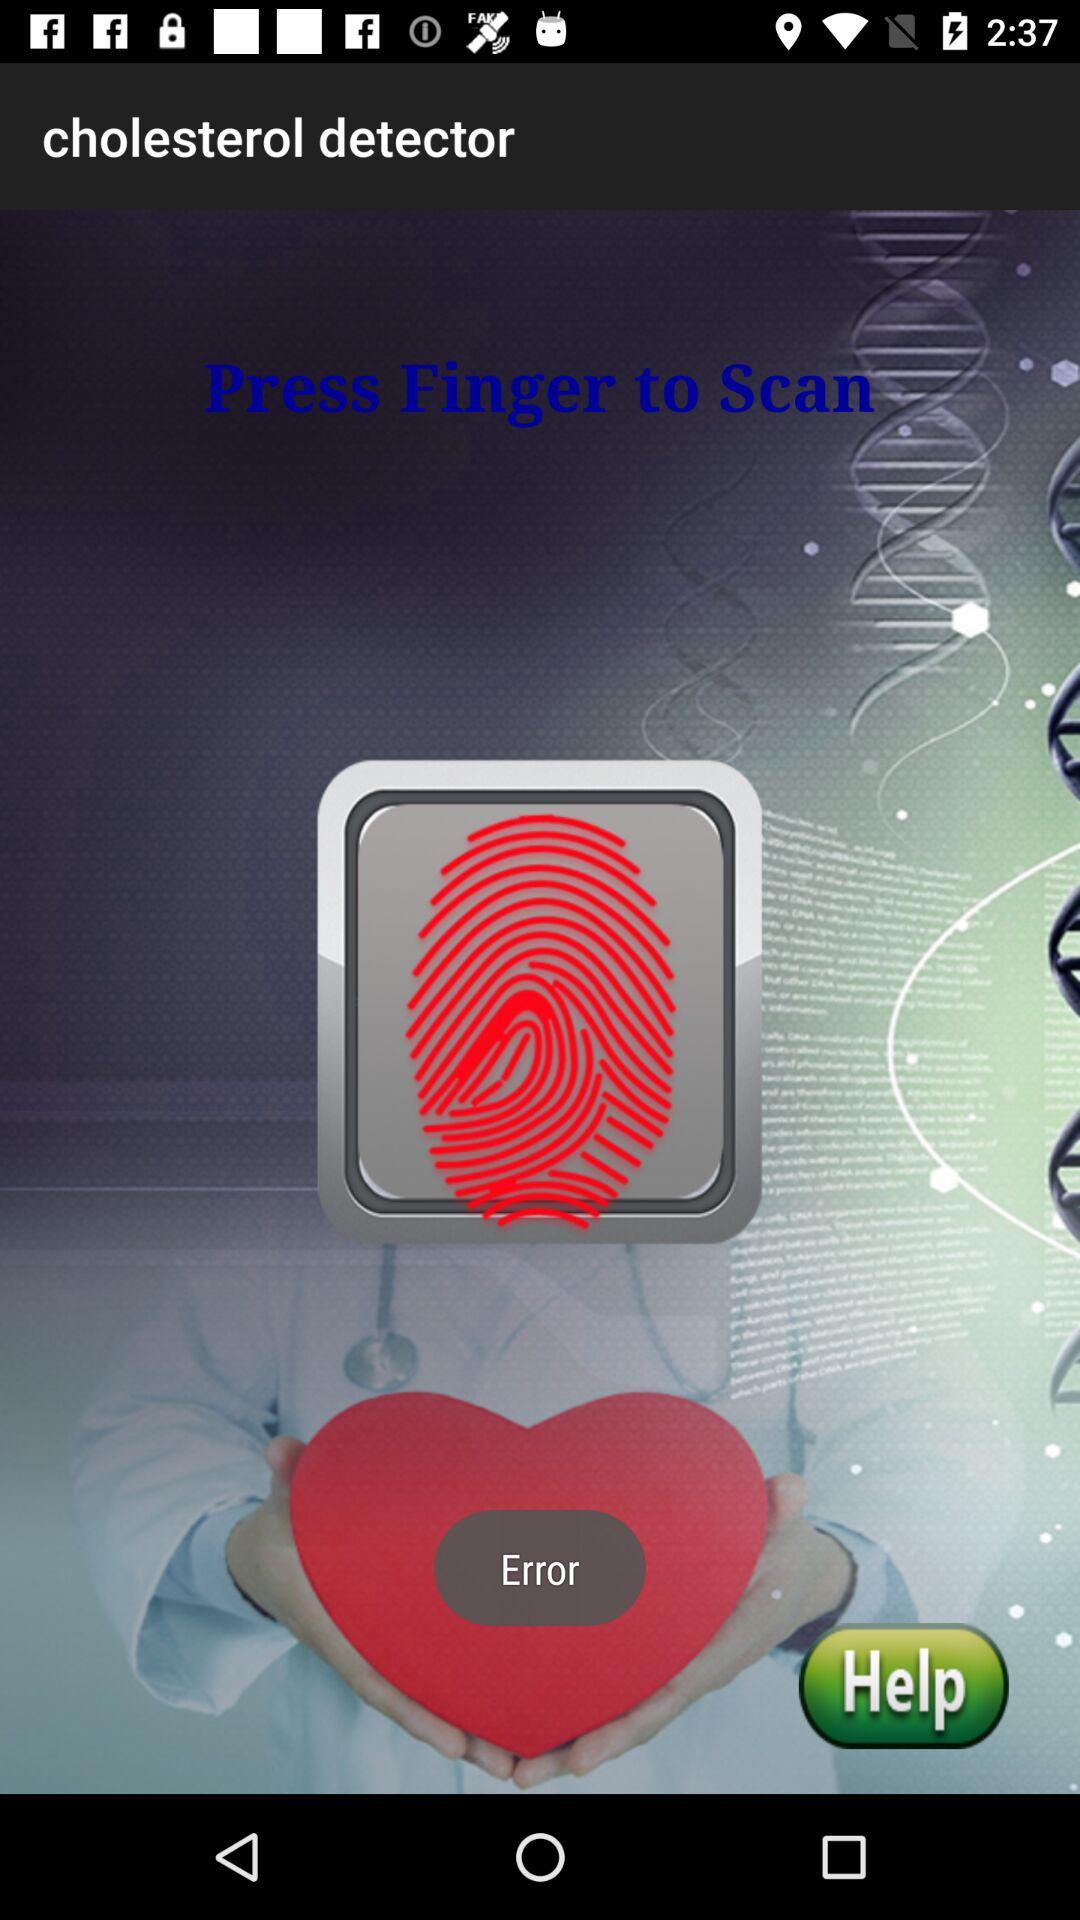  I want to click on open help button, so click(903, 1684).